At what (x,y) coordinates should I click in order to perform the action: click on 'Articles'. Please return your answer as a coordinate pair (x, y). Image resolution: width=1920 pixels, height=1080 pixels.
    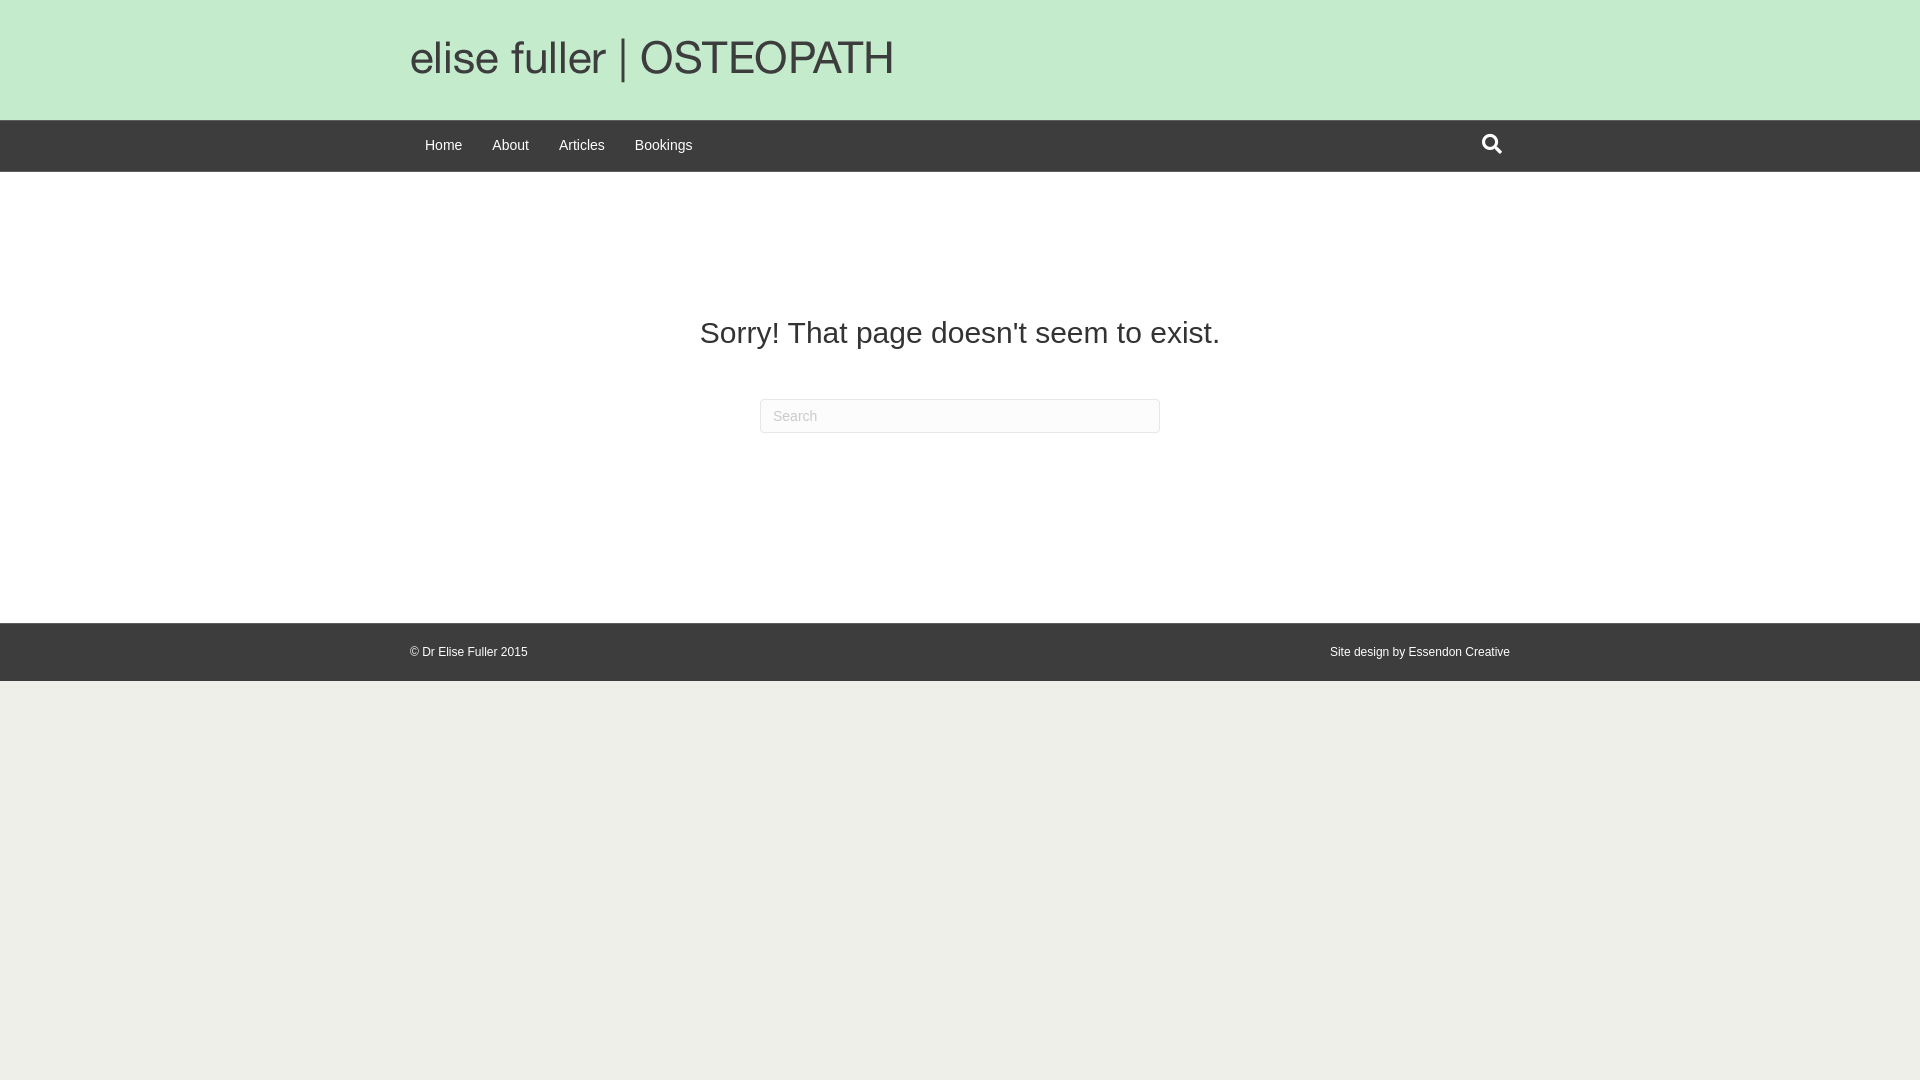
    Looking at the image, I should click on (543, 145).